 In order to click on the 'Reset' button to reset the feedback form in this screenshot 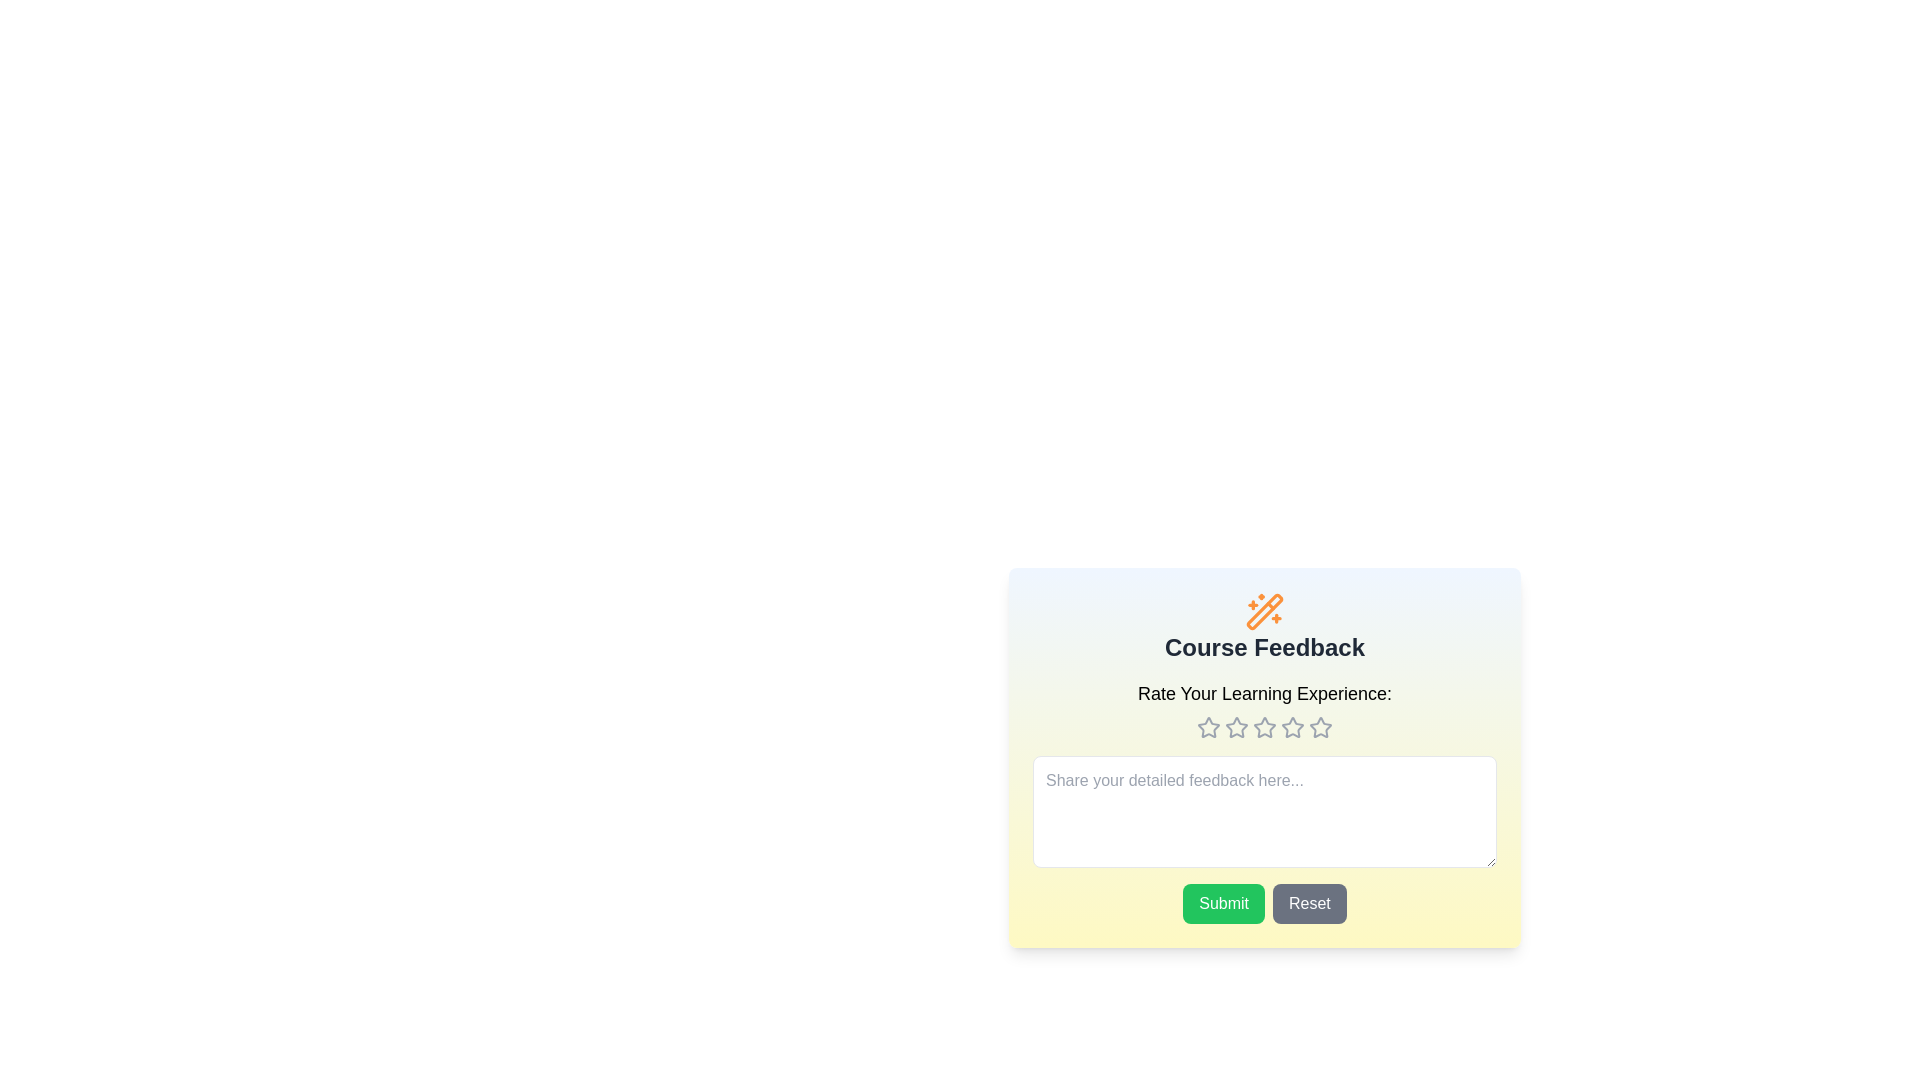, I will do `click(1309, 903)`.